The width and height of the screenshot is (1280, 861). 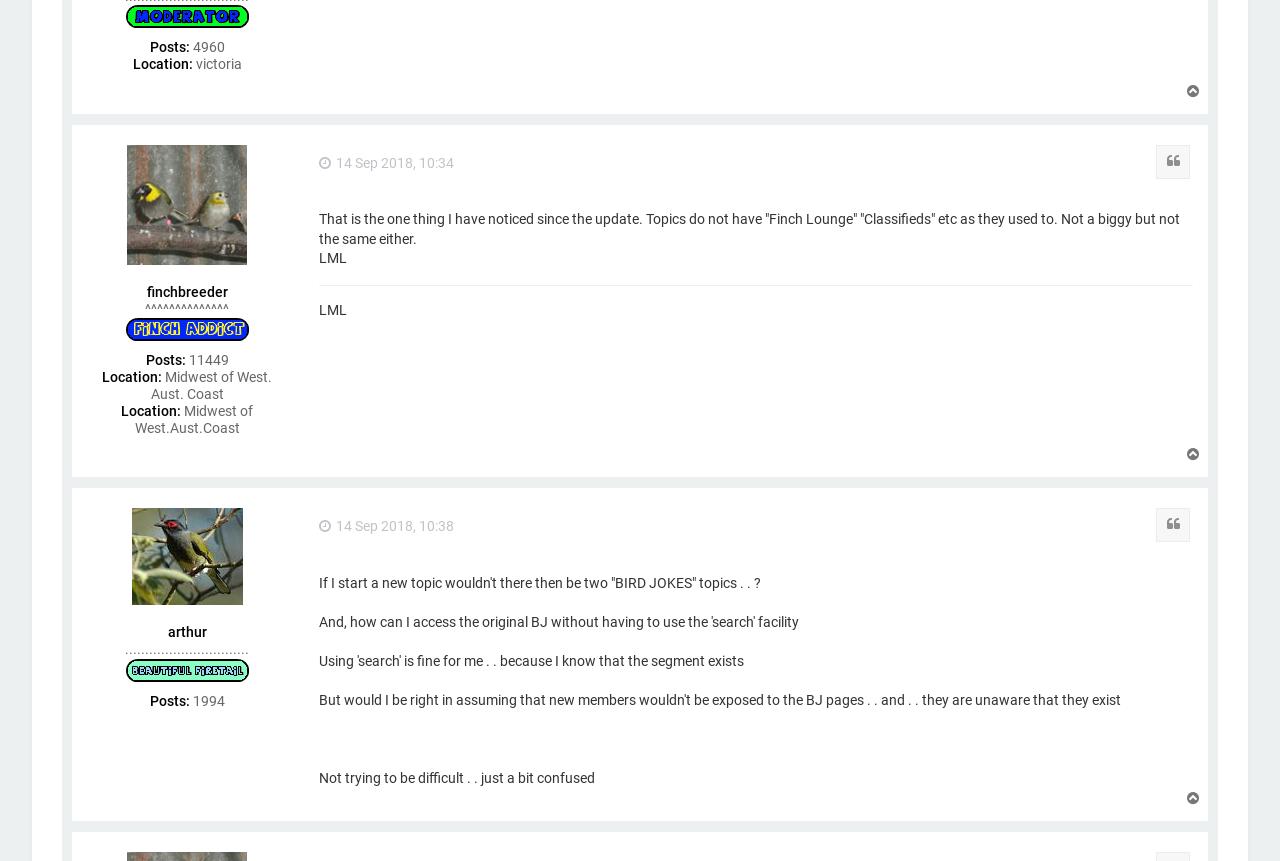 I want to click on '11449', so click(x=206, y=358).